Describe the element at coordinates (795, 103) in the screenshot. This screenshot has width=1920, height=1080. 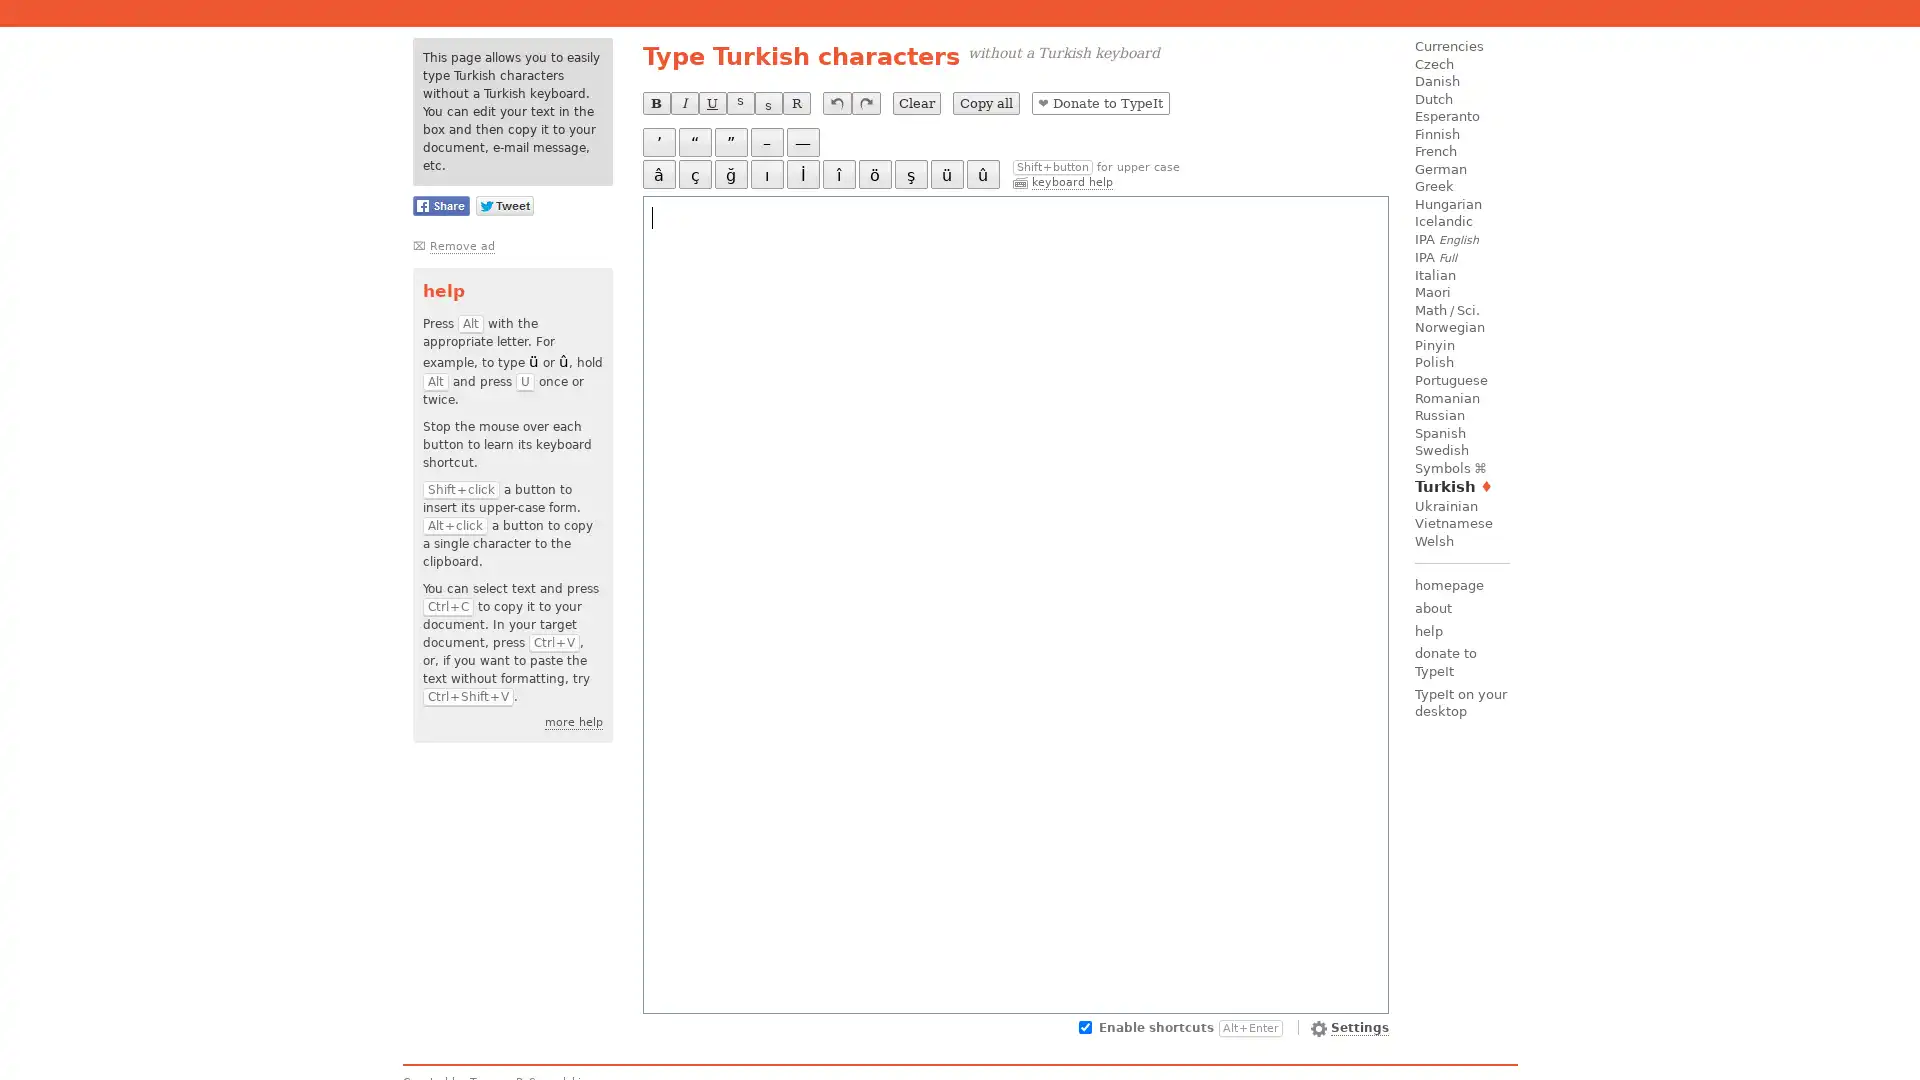
I see `R` at that location.